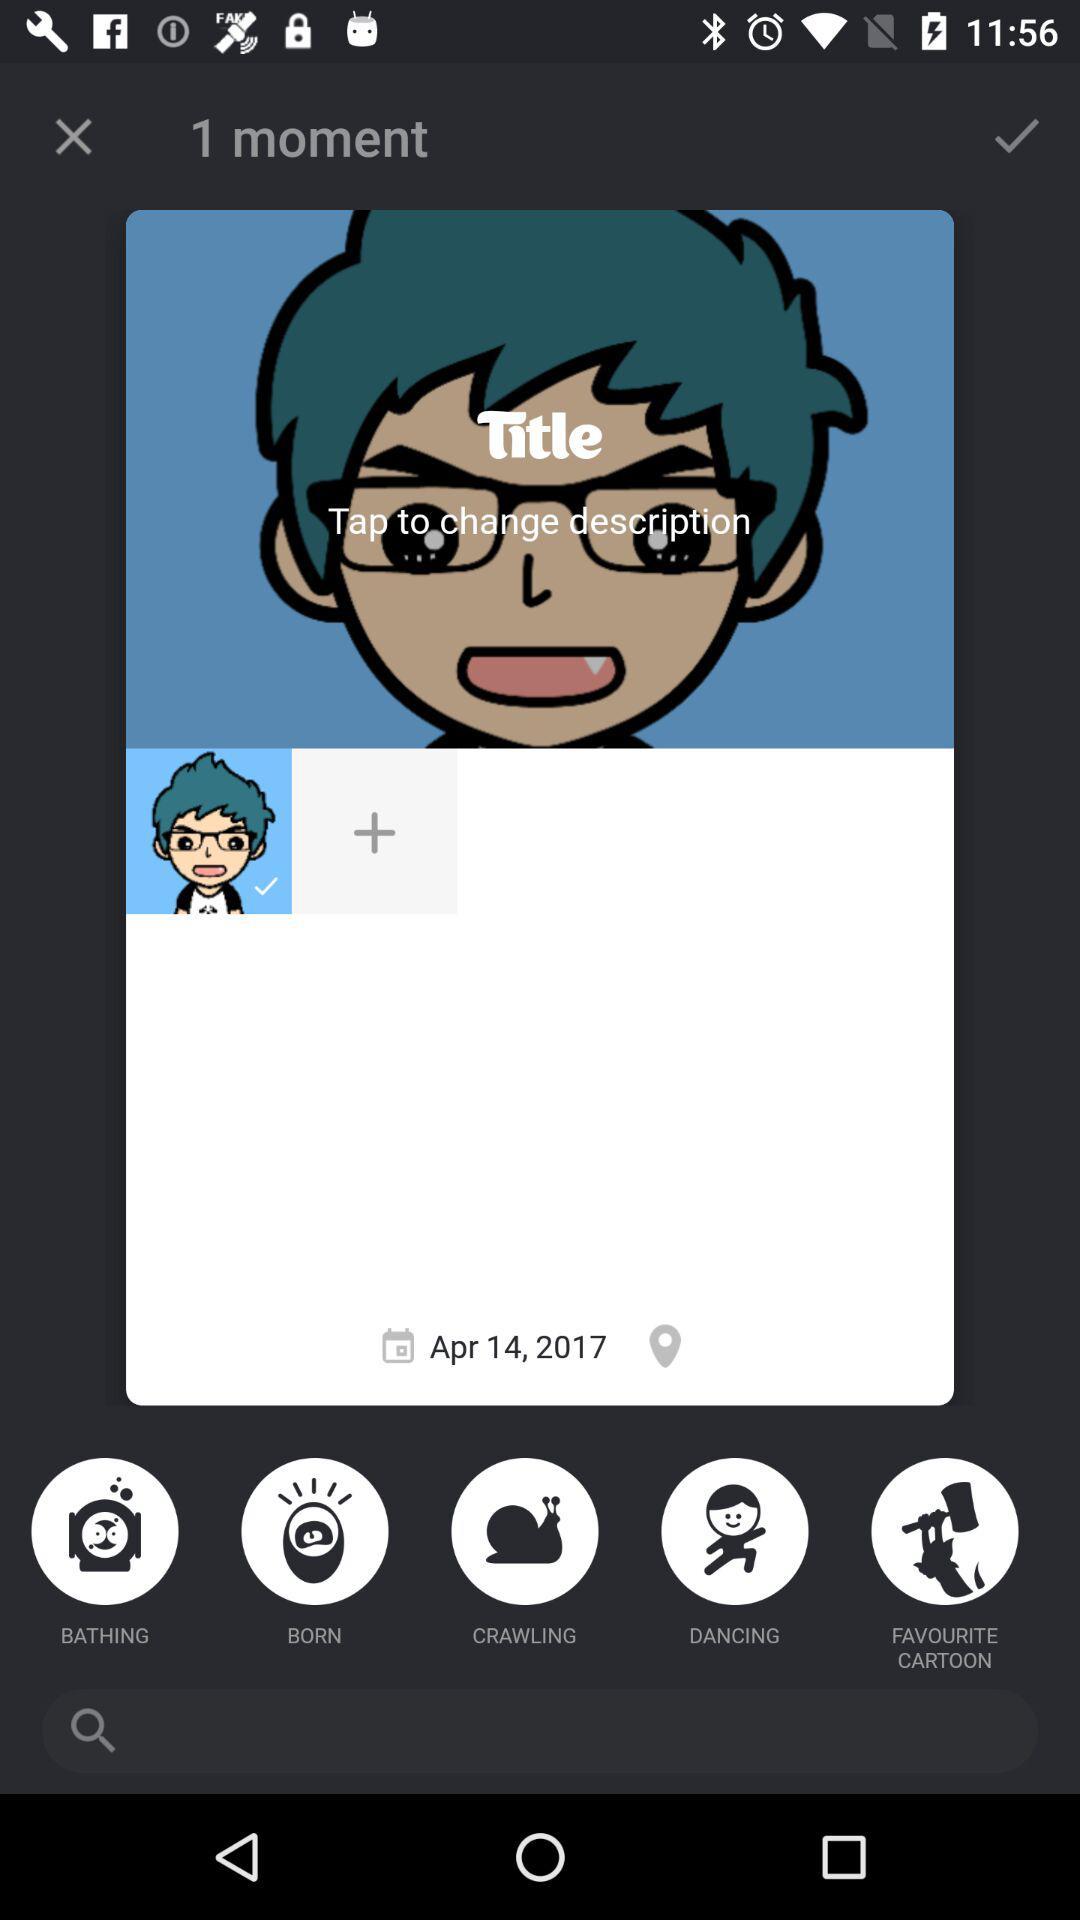 The image size is (1080, 1920). What do you see at coordinates (538, 434) in the screenshot?
I see `the title` at bounding box center [538, 434].